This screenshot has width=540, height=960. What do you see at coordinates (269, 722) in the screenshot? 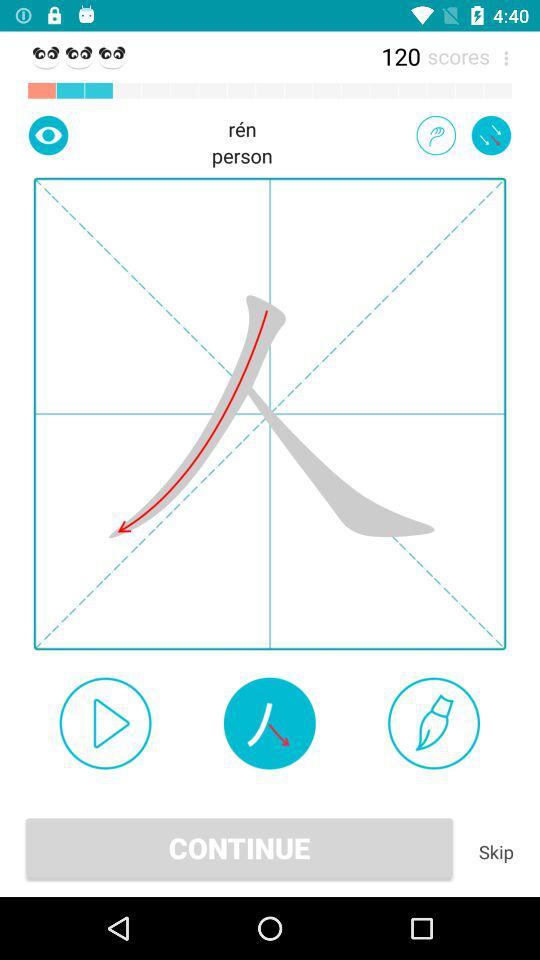
I see `show strokes` at bounding box center [269, 722].